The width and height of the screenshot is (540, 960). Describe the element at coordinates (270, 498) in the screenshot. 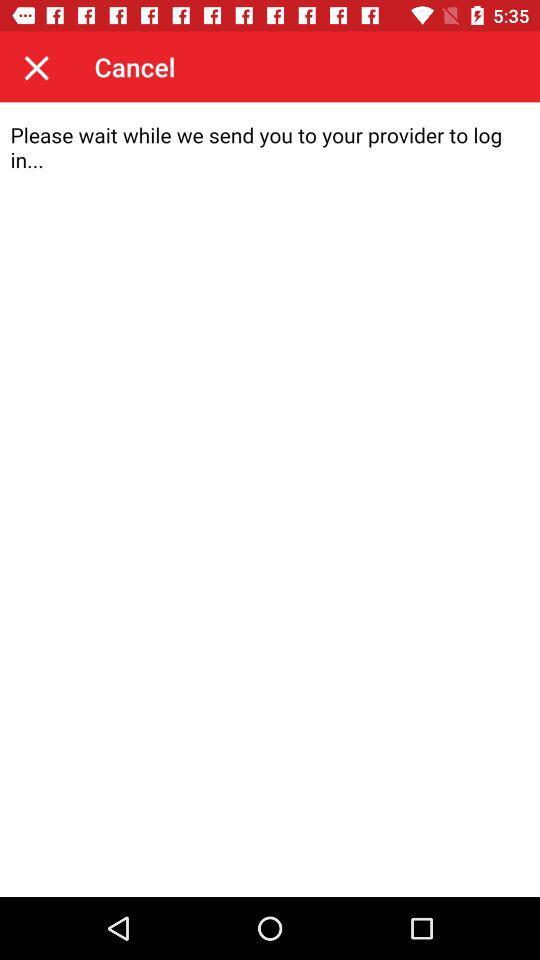

I see `content area` at that location.